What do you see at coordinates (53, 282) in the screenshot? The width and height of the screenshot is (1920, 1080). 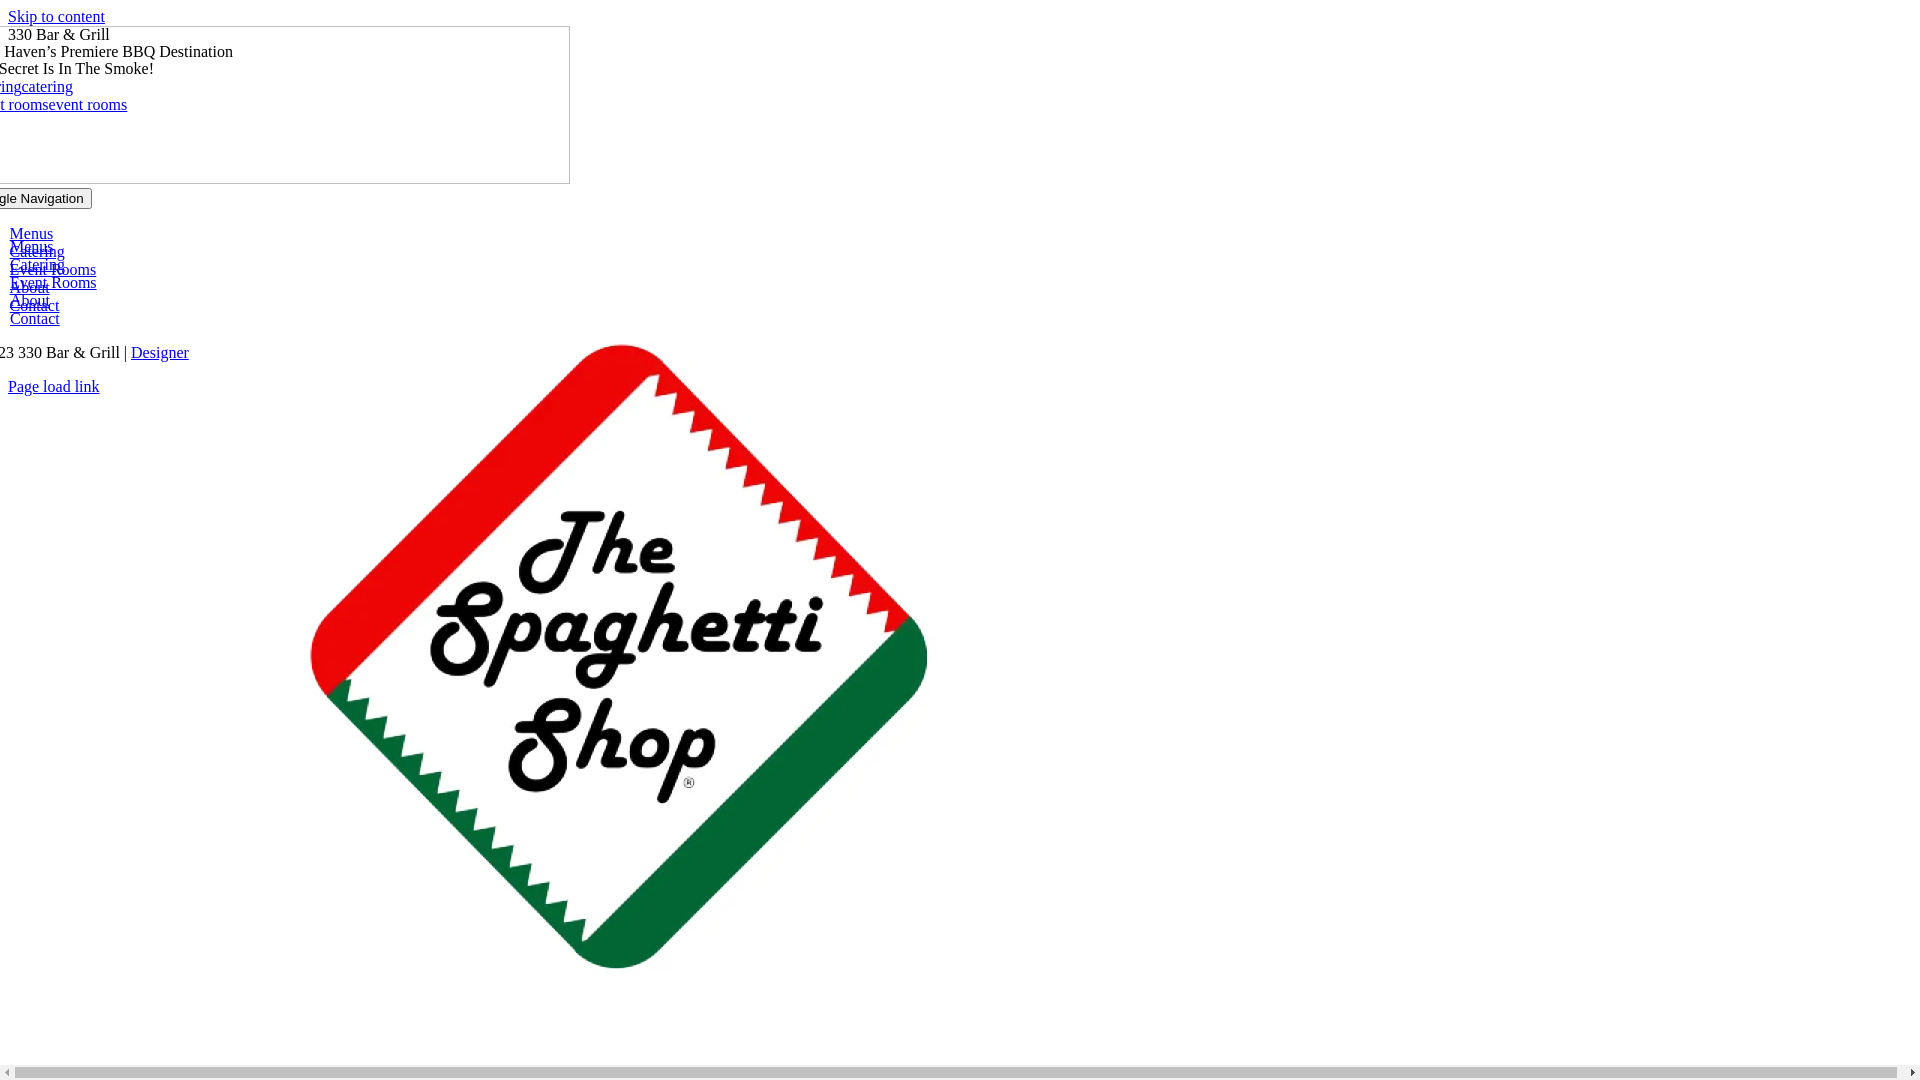 I see `'Event Rooms'` at bounding box center [53, 282].